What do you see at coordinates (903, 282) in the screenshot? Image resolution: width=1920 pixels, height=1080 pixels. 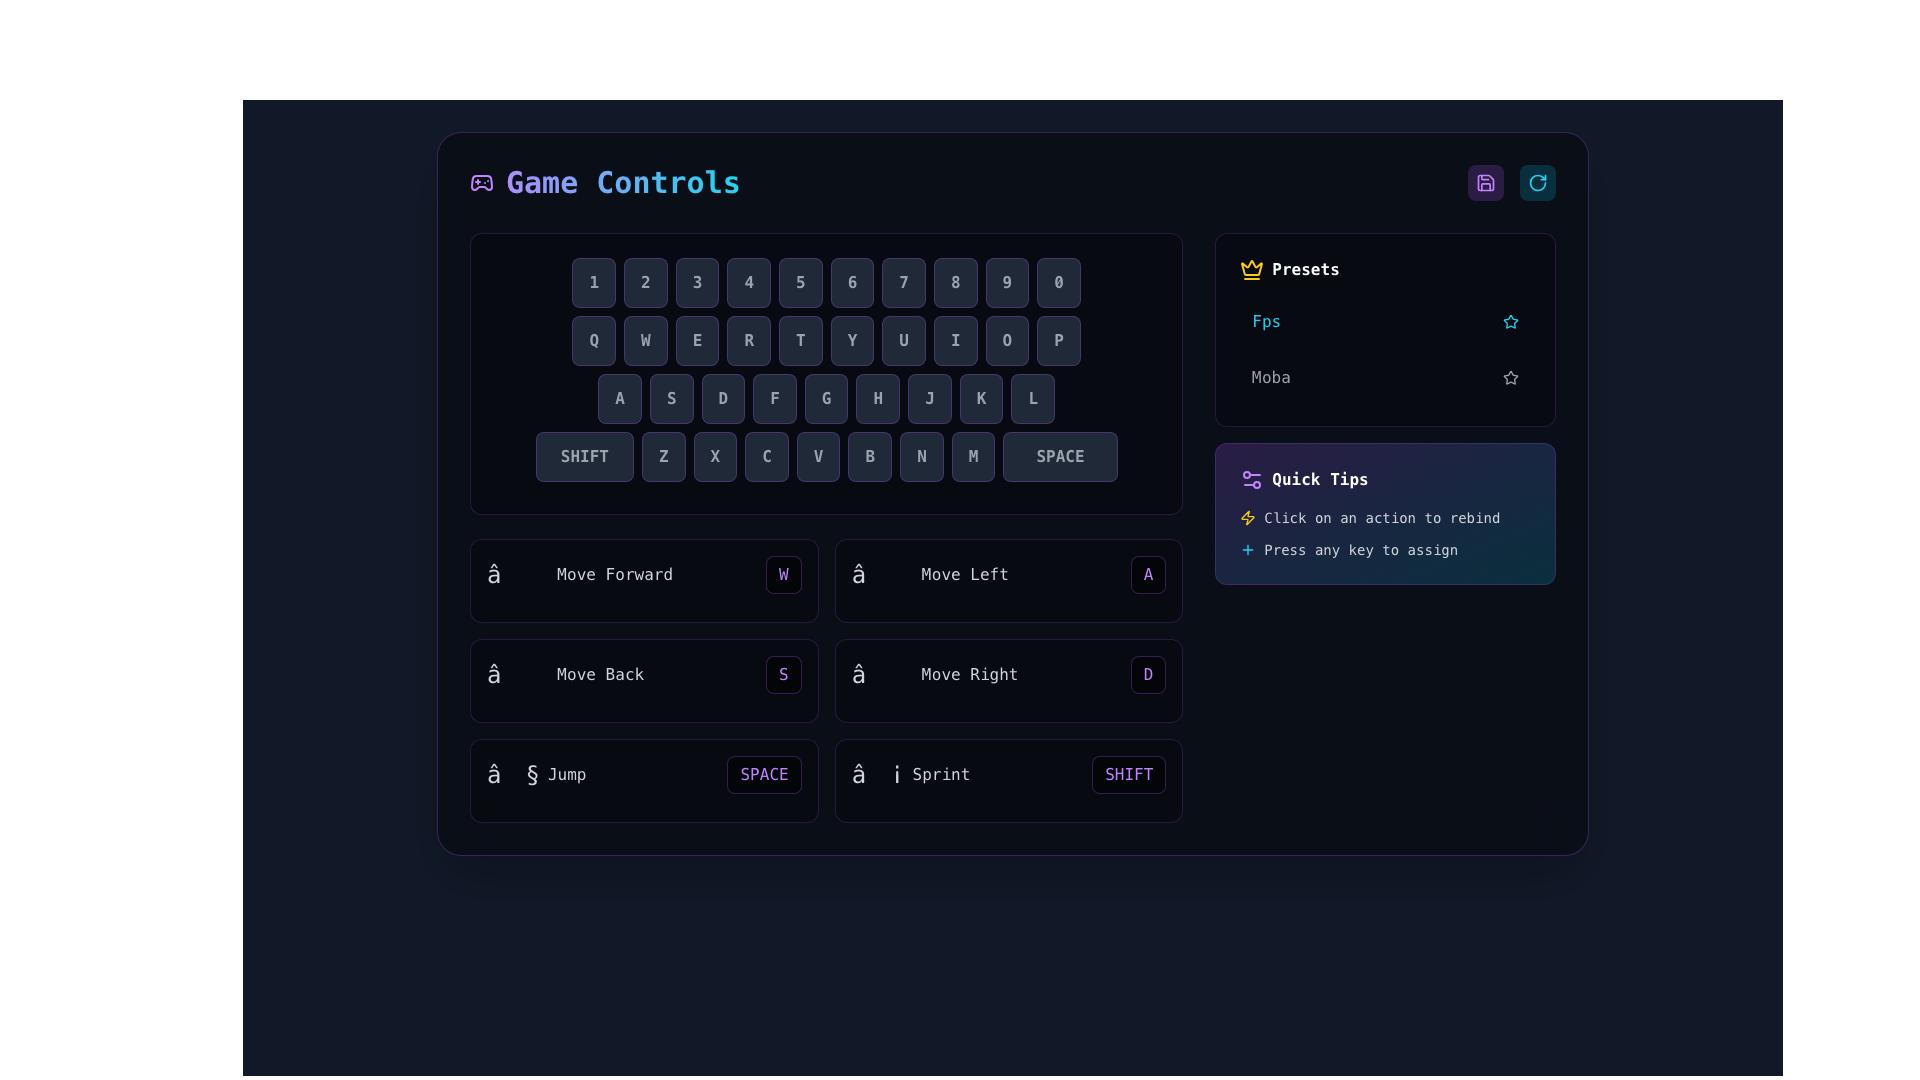 I see `the button displaying the number '7', which has a dark gray background and a lighter purple outline` at bounding box center [903, 282].